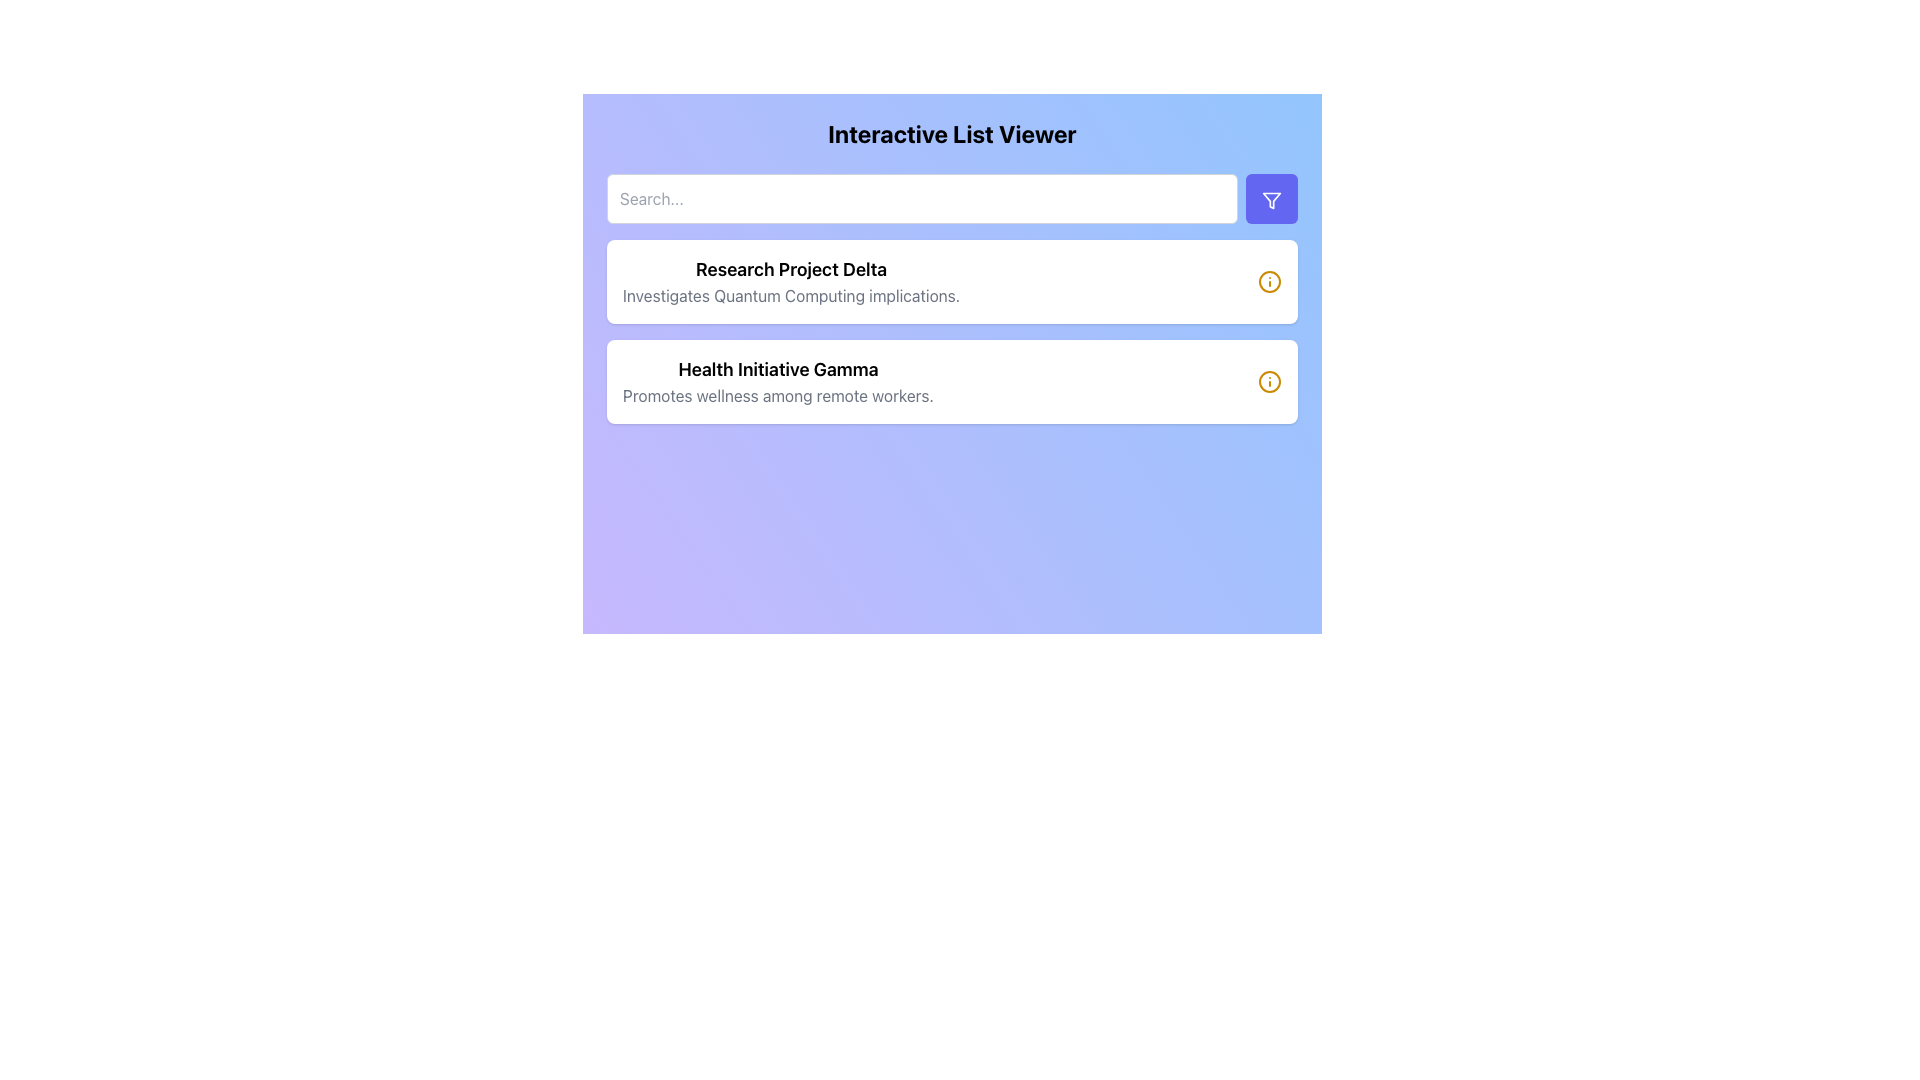 Image resolution: width=1920 pixels, height=1080 pixels. What do you see at coordinates (1271, 200) in the screenshot?
I see `the filter icon located in the top-right corner of the application interface` at bounding box center [1271, 200].